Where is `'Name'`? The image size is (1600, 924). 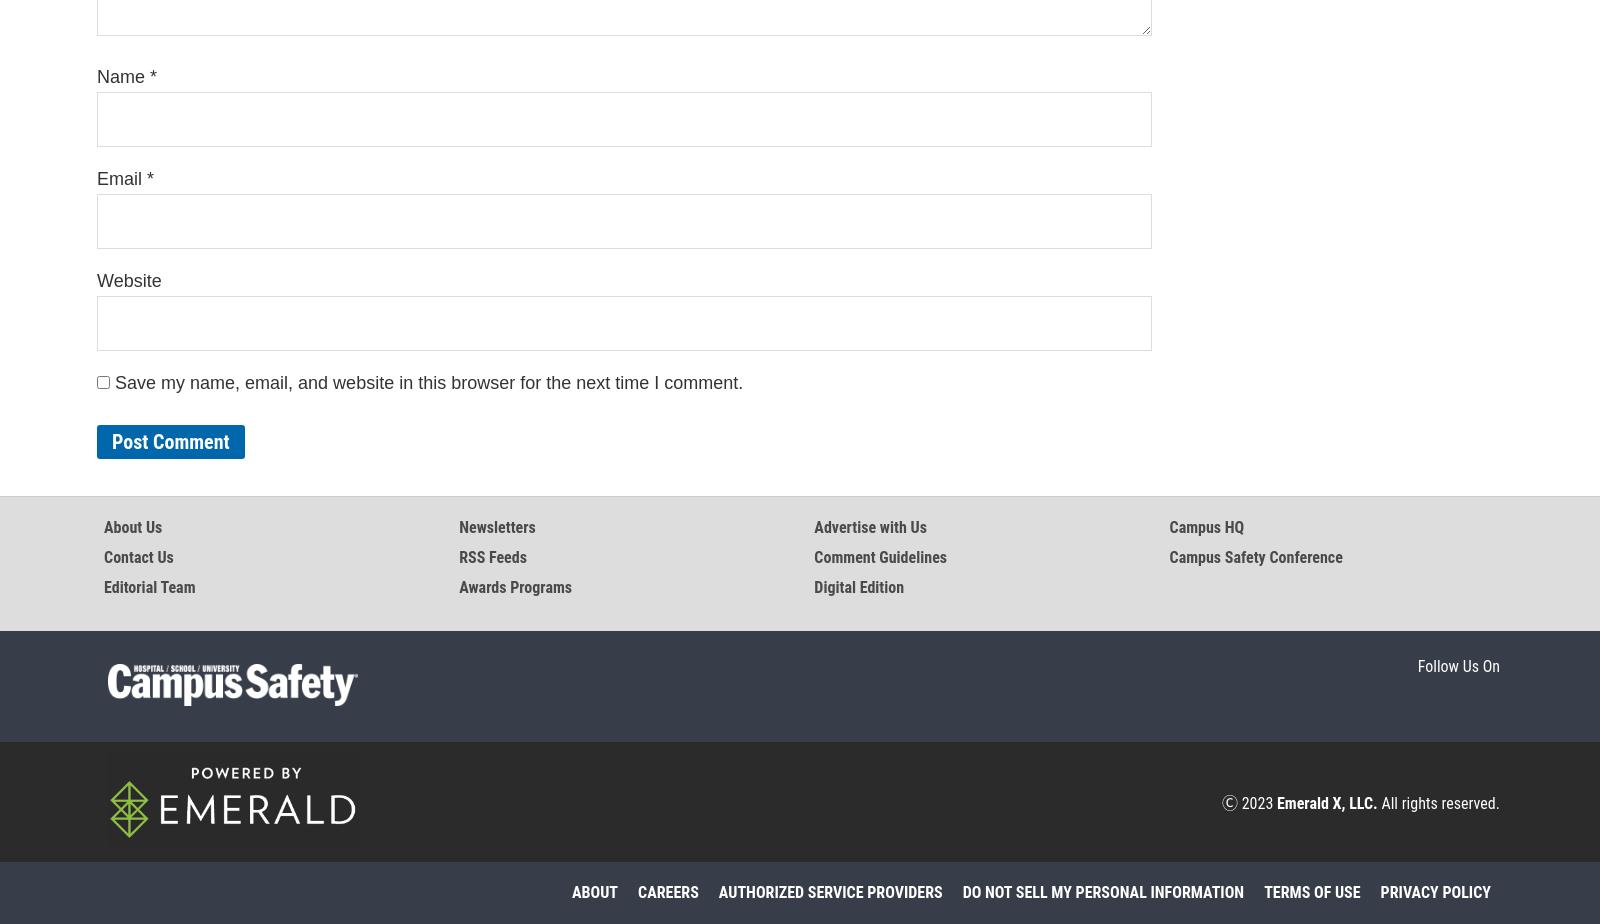 'Name' is located at coordinates (122, 76).